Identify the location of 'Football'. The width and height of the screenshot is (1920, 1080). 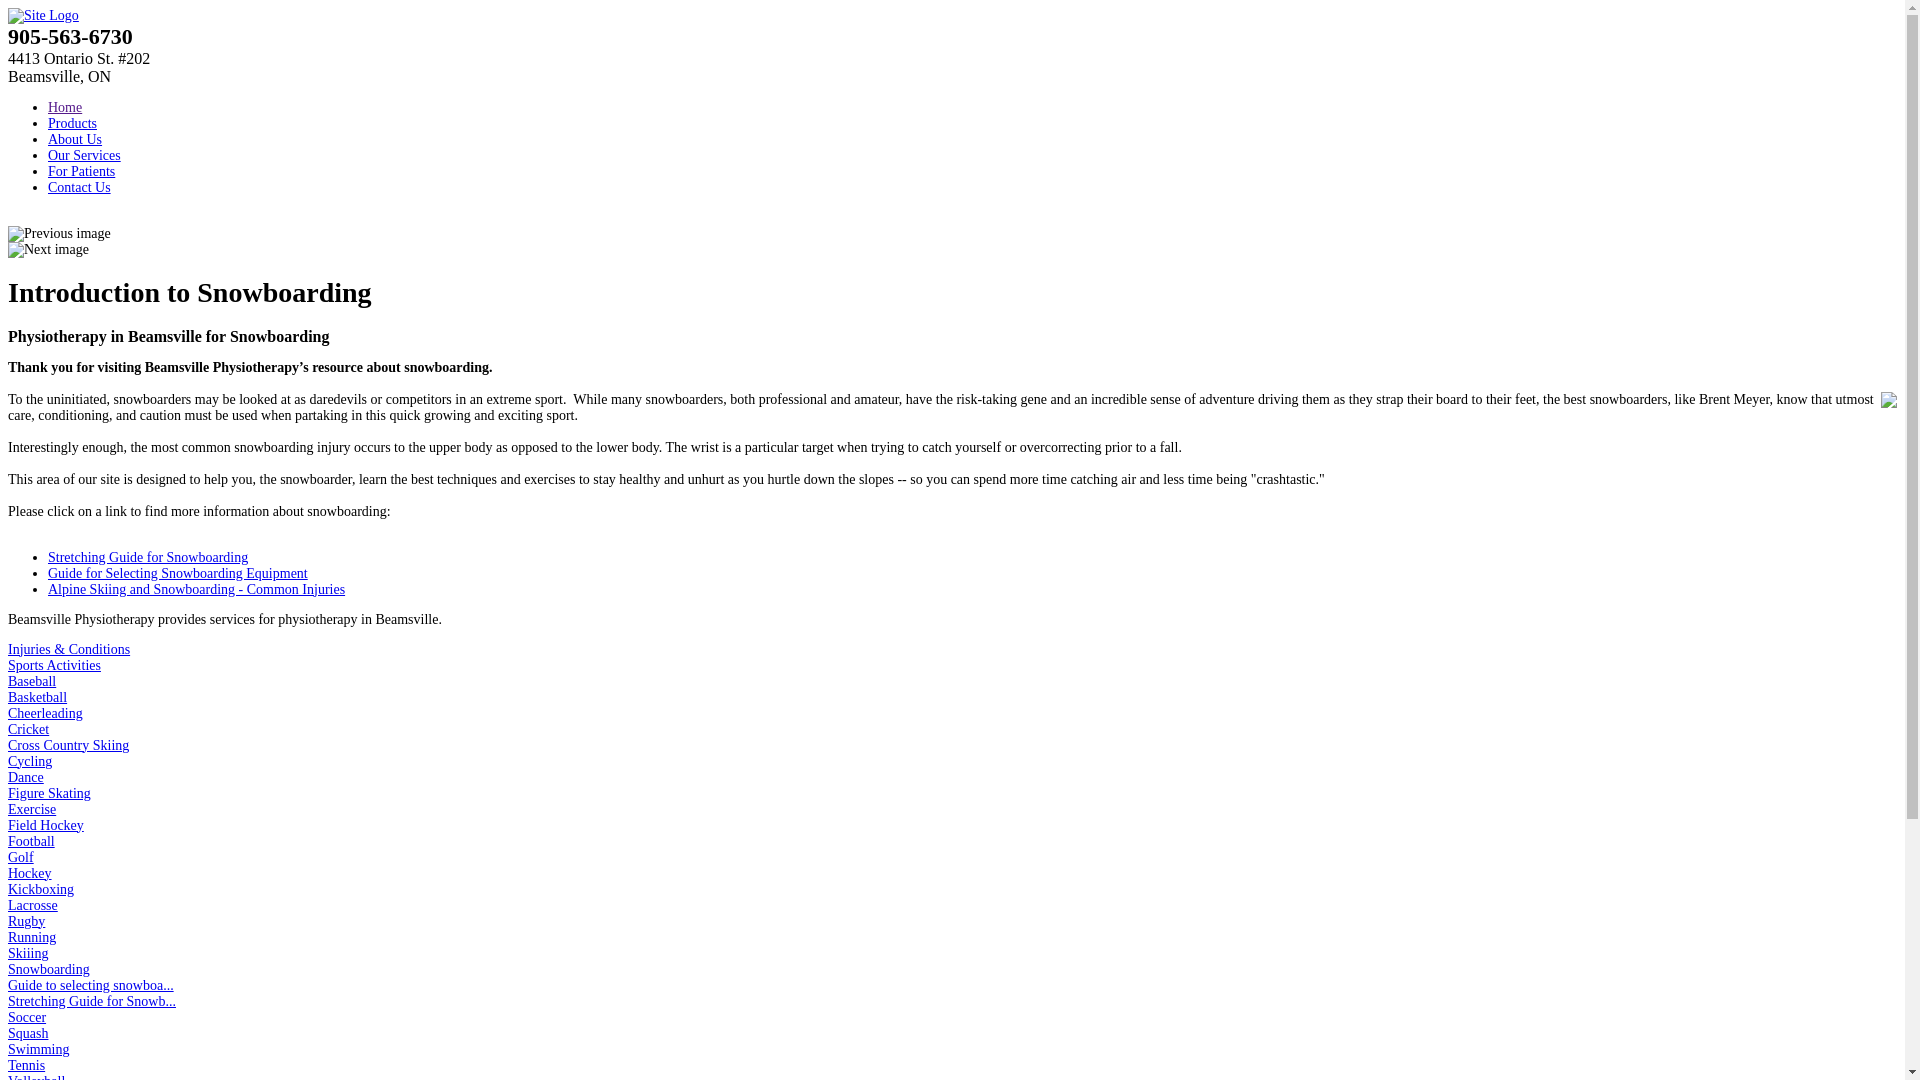
(31, 841).